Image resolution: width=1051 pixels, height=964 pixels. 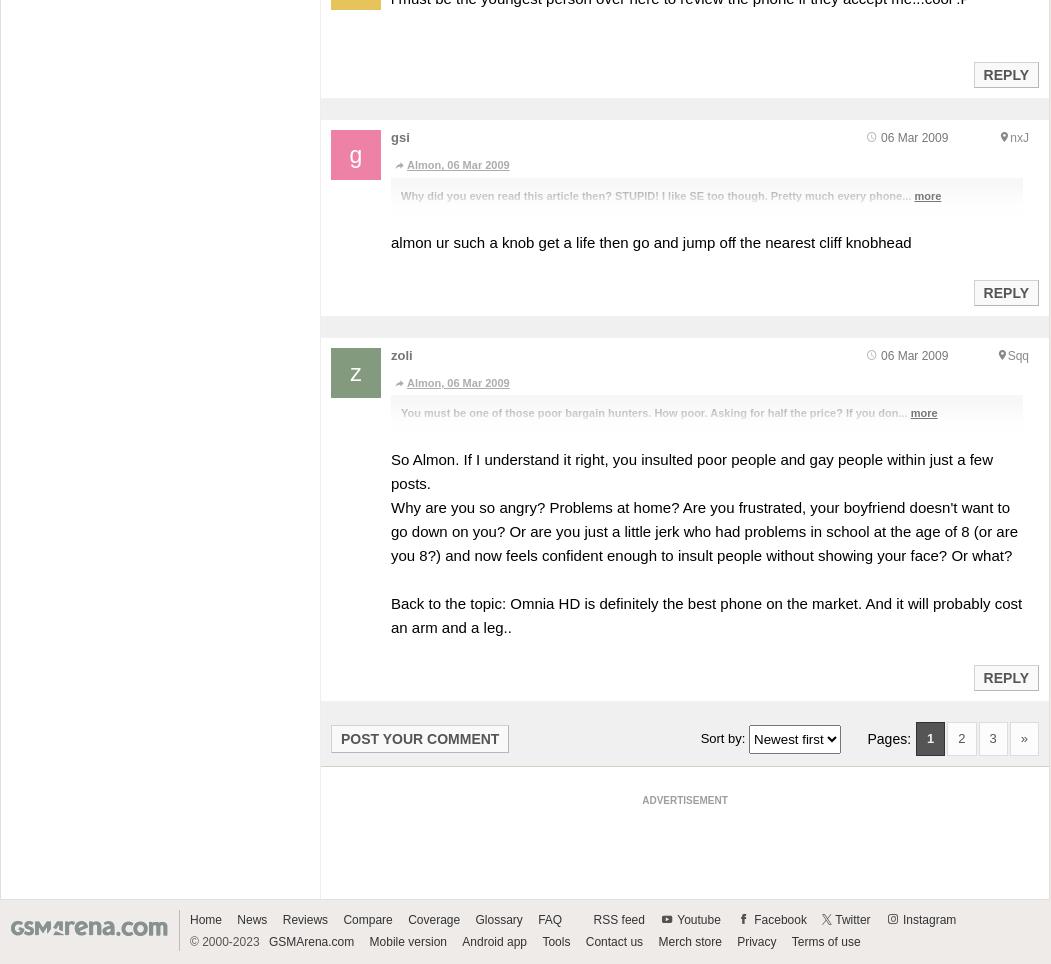 What do you see at coordinates (723, 736) in the screenshot?
I see `'Sort by:'` at bounding box center [723, 736].